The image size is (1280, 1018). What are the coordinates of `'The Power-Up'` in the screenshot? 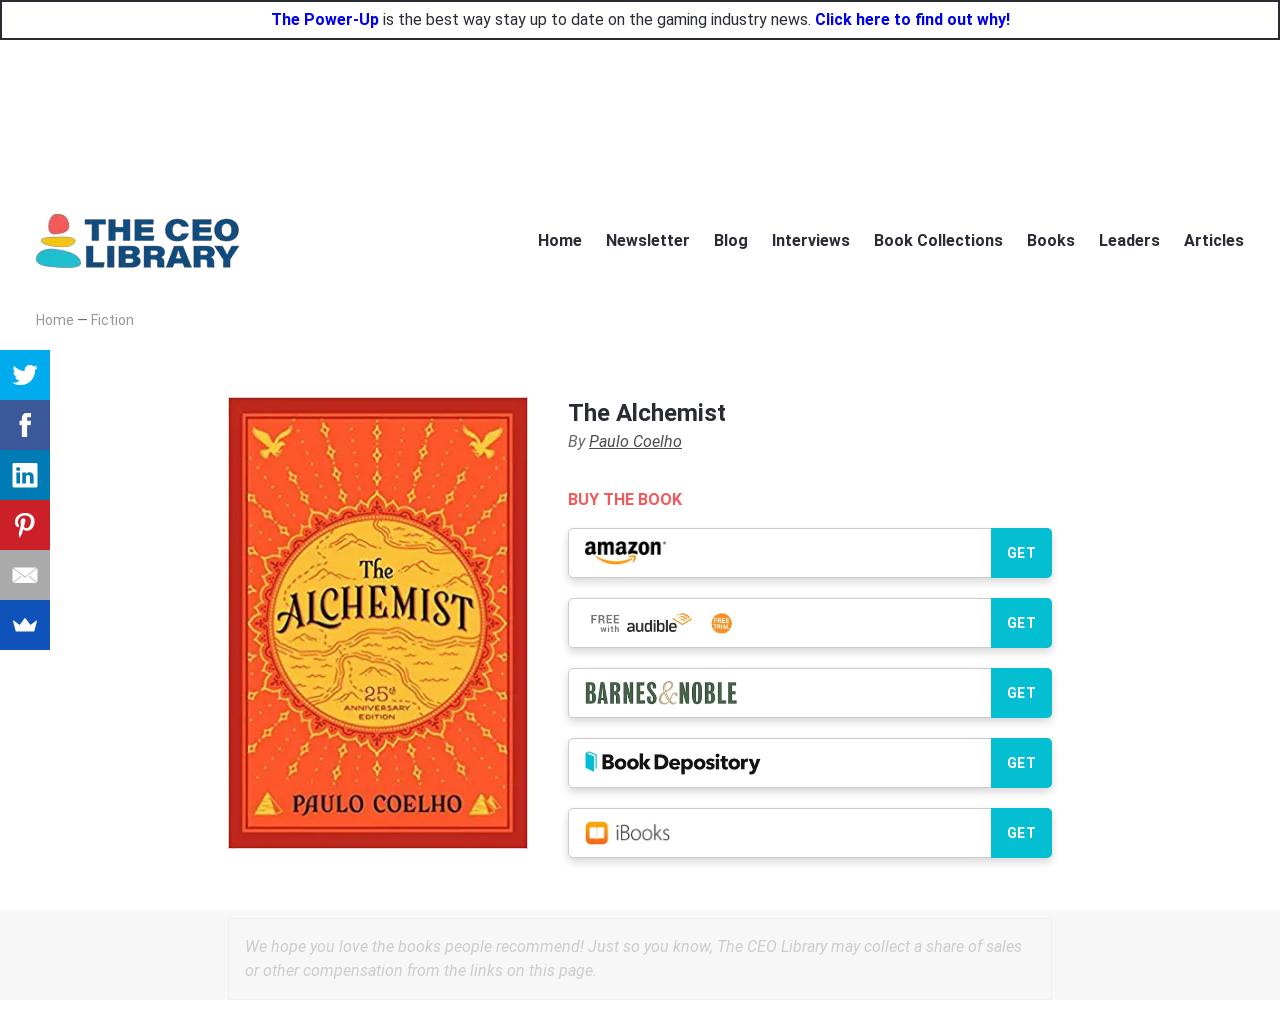 It's located at (268, 18).